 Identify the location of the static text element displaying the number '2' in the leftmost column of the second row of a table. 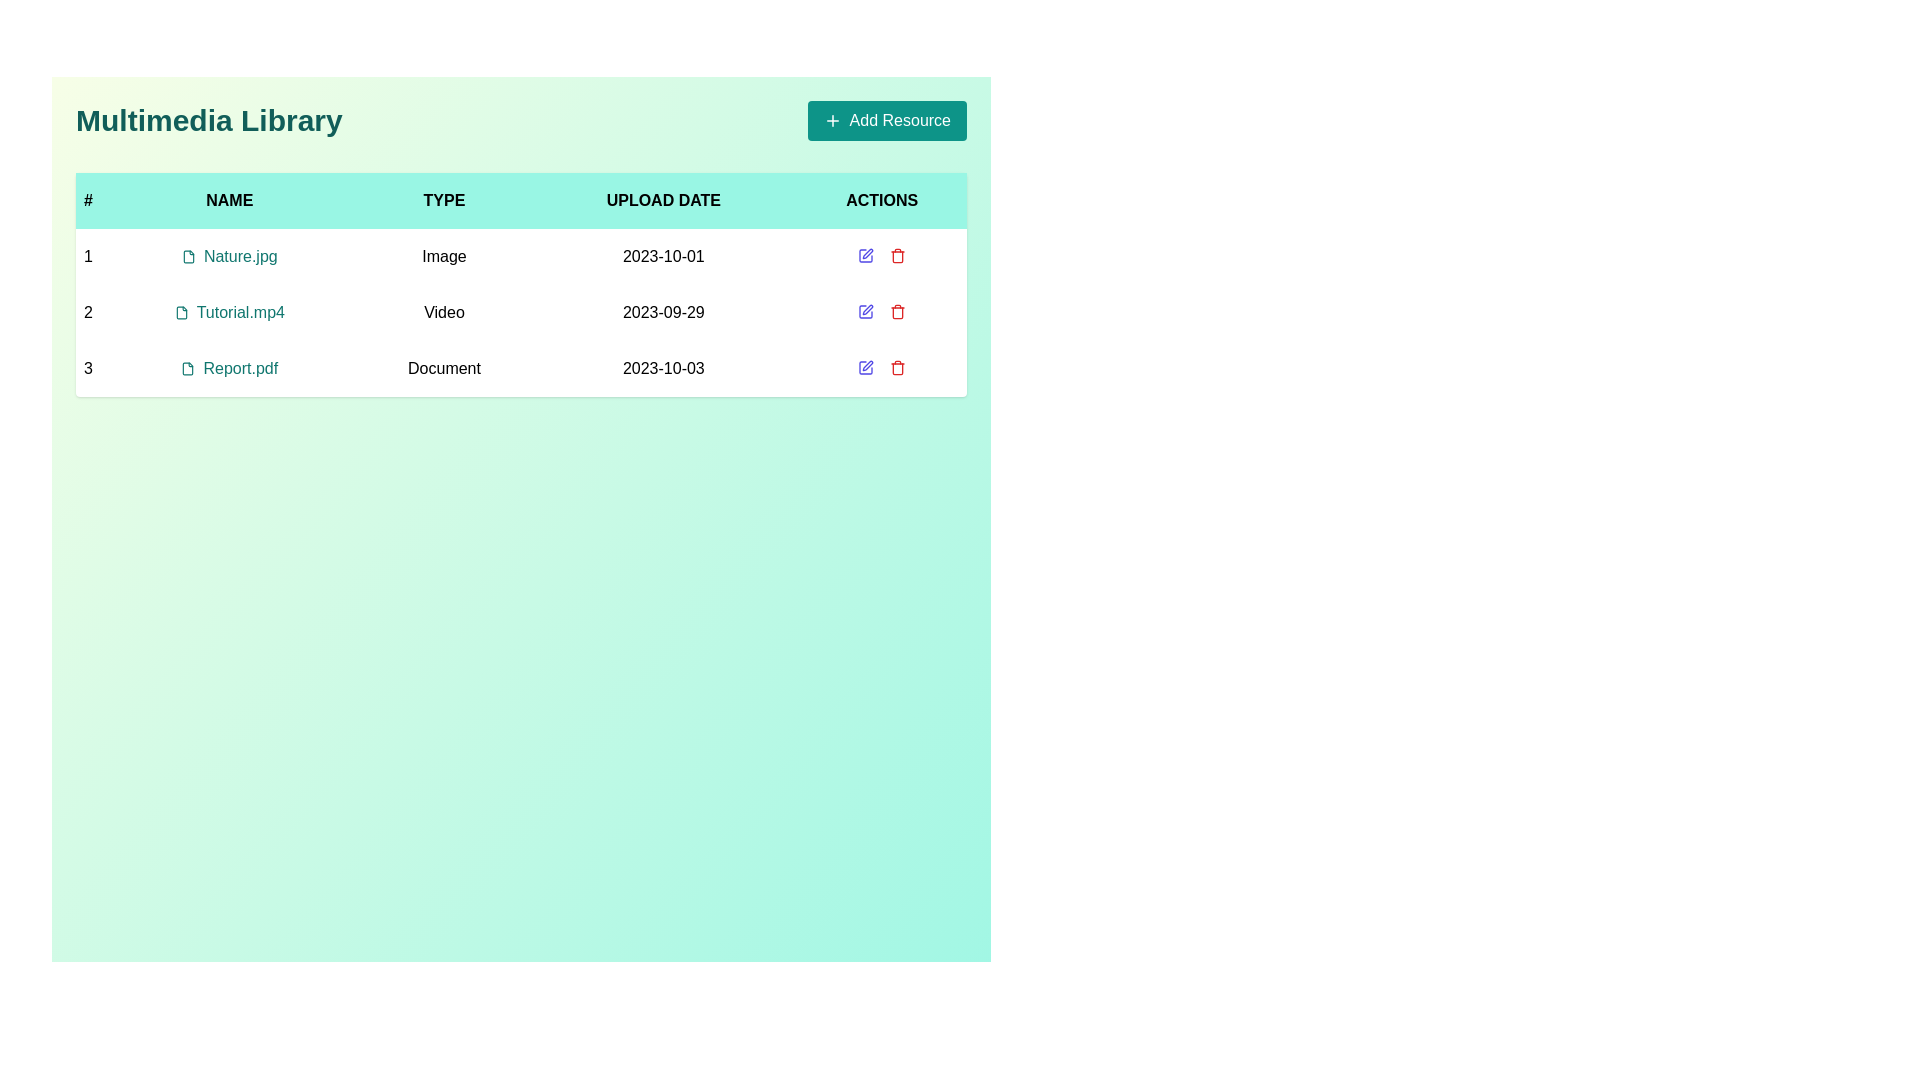
(87, 312).